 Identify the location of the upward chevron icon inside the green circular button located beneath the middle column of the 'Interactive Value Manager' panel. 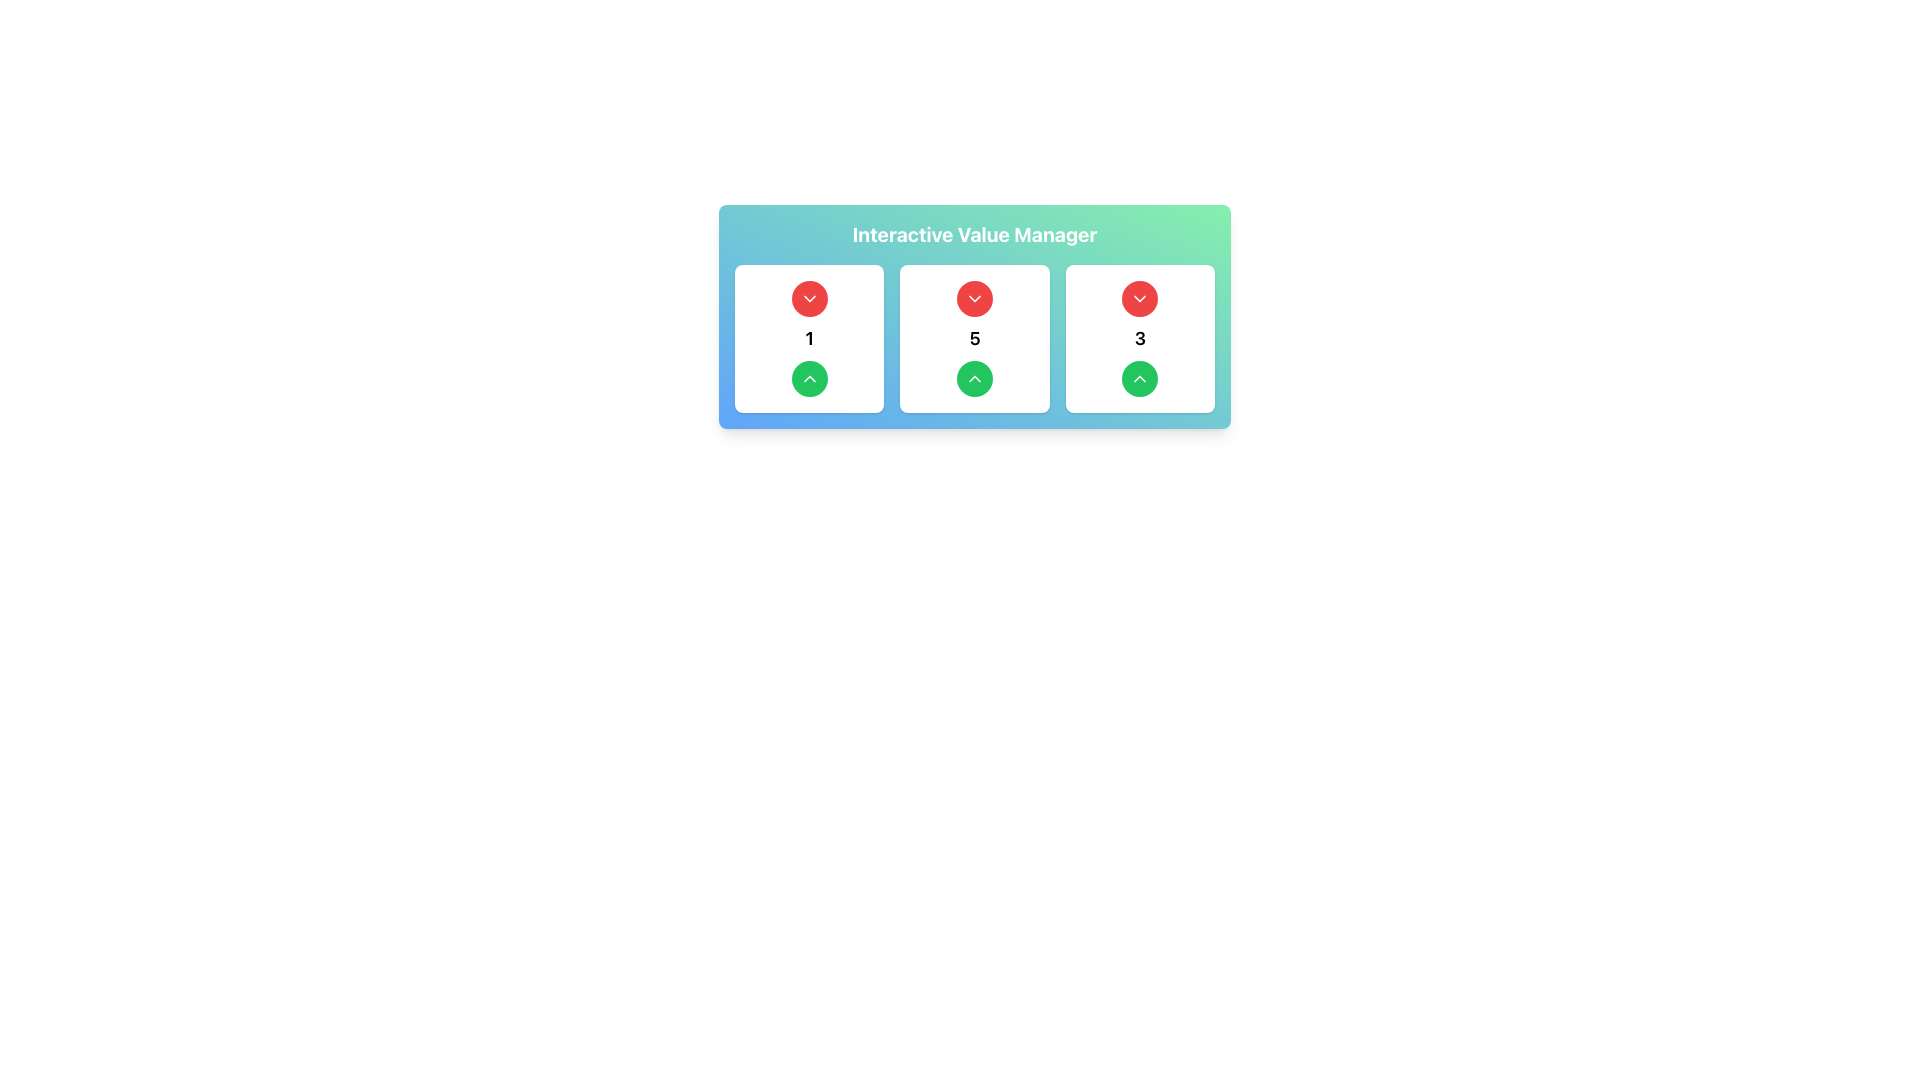
(974, 378).